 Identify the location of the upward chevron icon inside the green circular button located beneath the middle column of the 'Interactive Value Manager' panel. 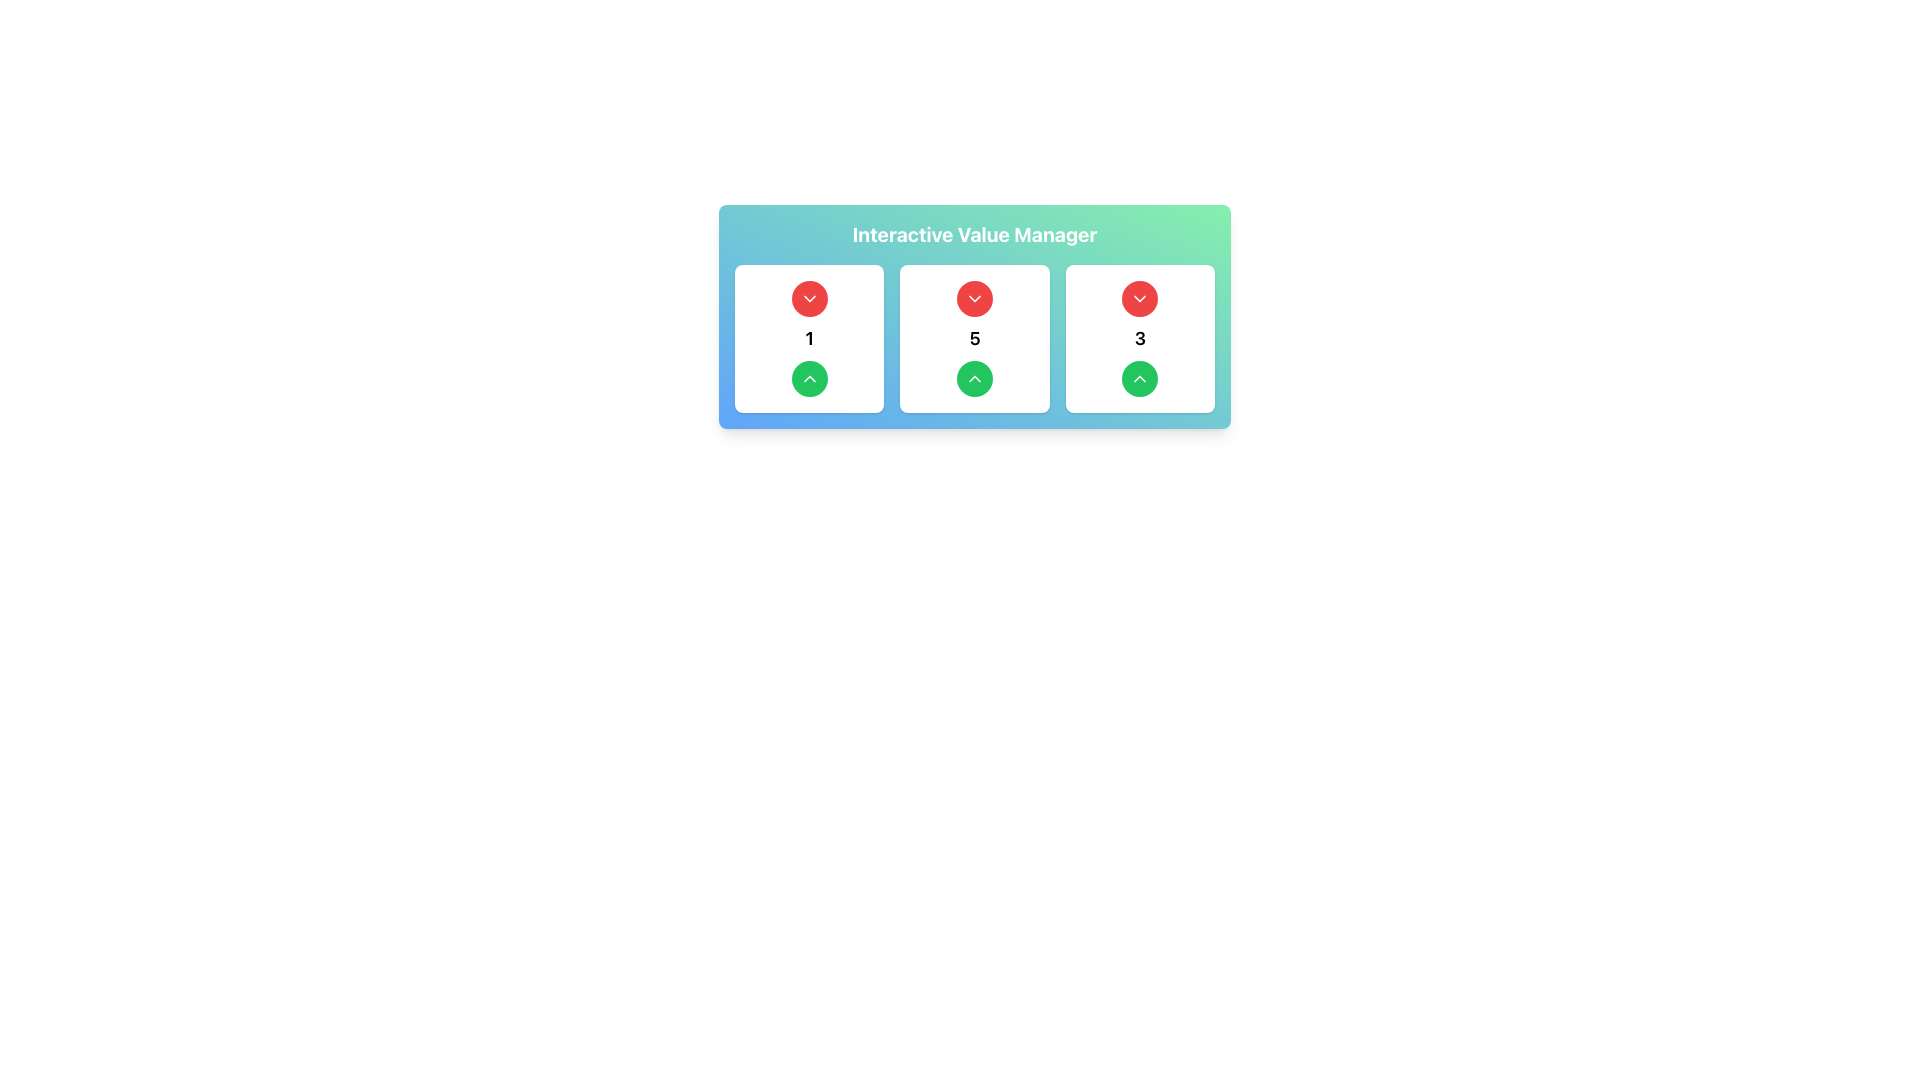
(974, 378).